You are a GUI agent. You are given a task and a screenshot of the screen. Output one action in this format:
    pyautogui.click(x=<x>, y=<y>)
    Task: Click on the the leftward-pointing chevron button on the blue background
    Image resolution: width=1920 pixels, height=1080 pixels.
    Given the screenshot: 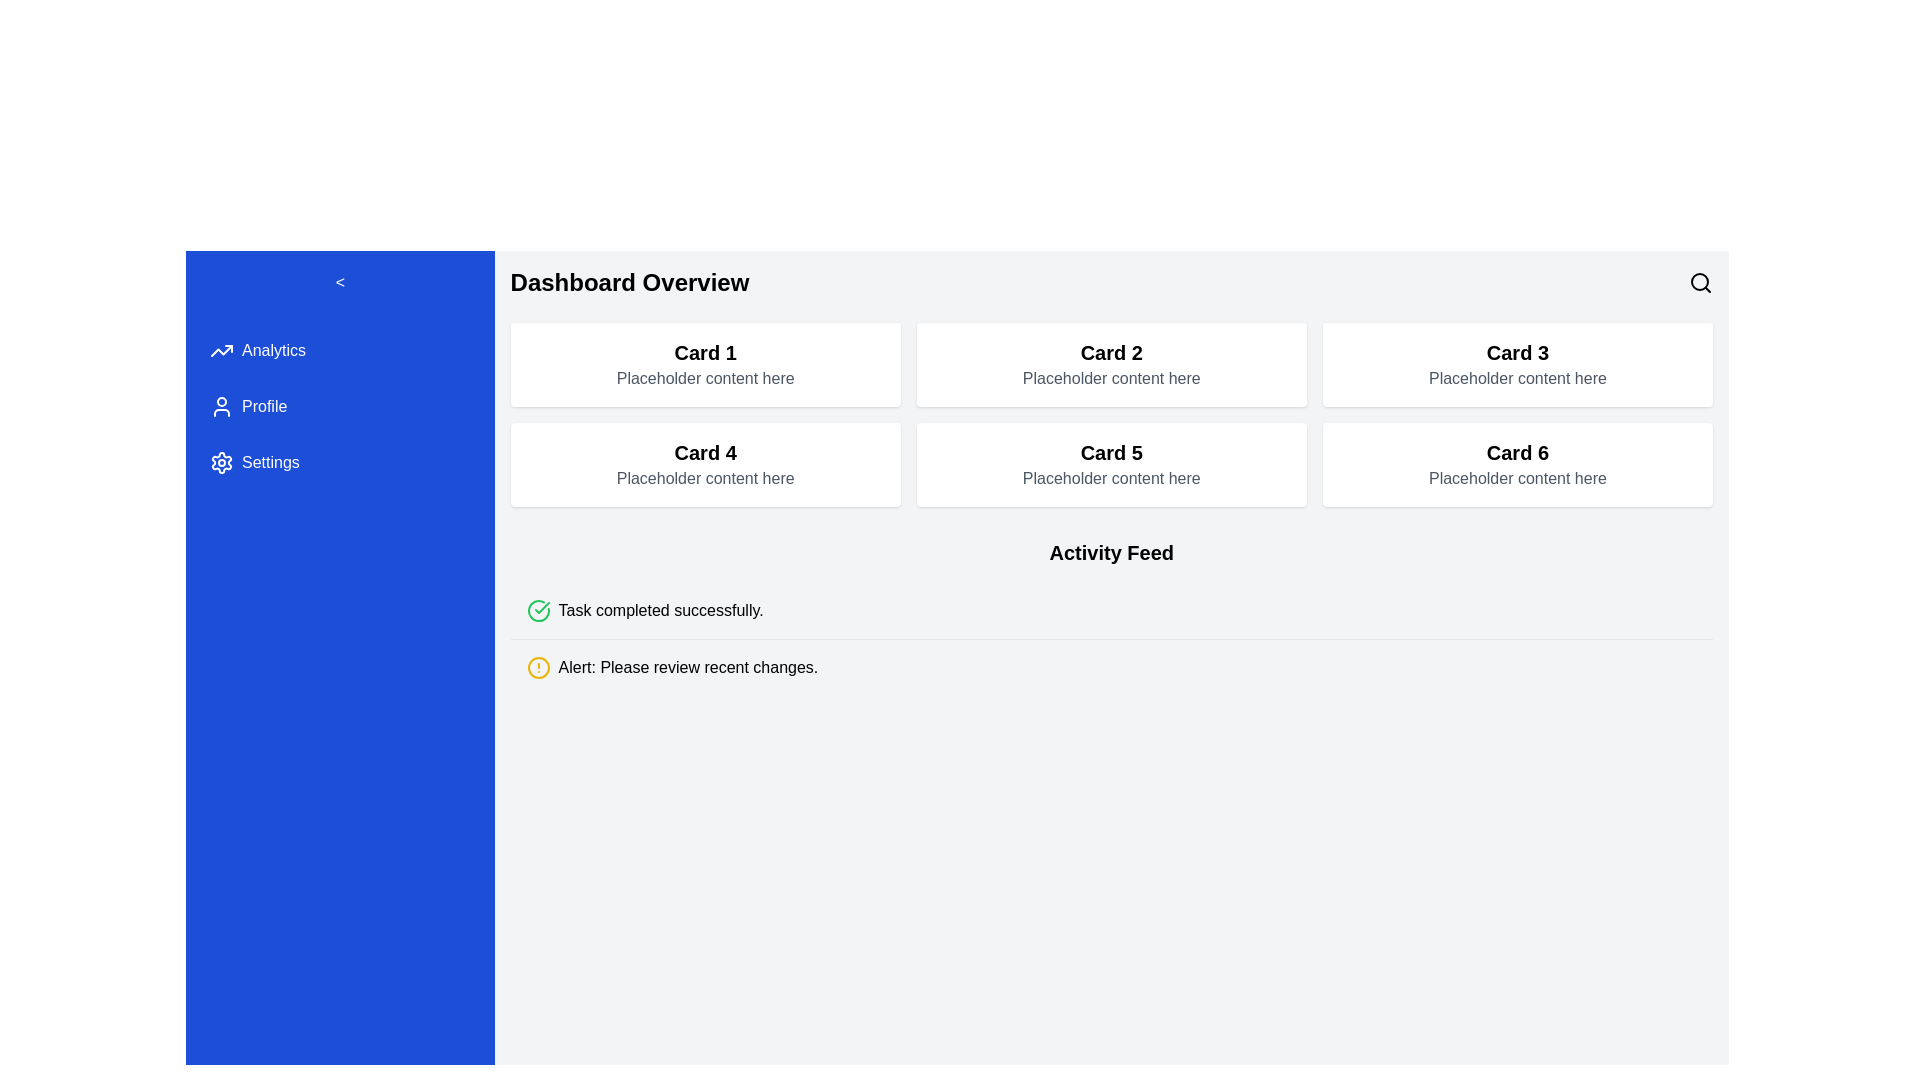 What is the action you would take?
    pyautogui.click(x=340, y=282)
    